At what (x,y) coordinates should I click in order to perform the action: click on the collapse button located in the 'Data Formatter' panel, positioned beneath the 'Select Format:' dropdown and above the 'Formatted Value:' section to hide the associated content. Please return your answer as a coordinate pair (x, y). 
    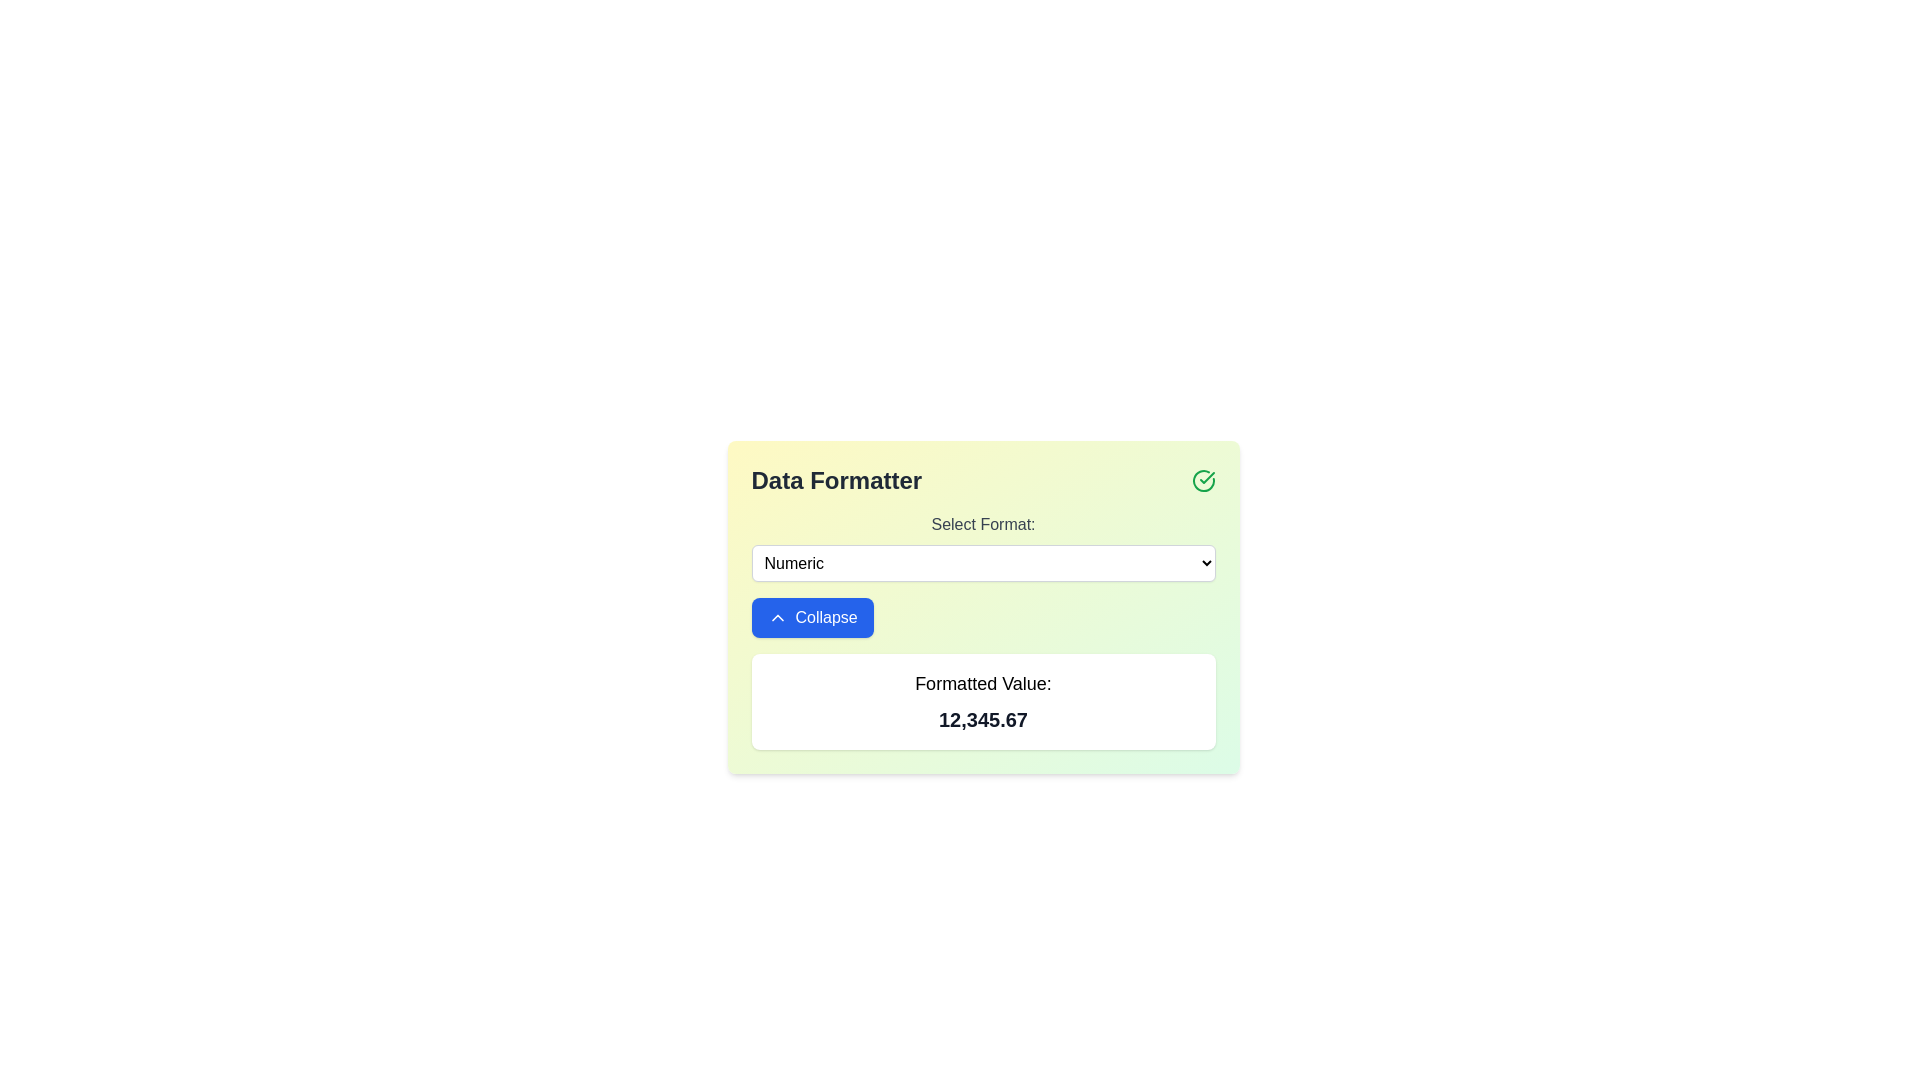
    Looking at the image, I should click on (812, 616).